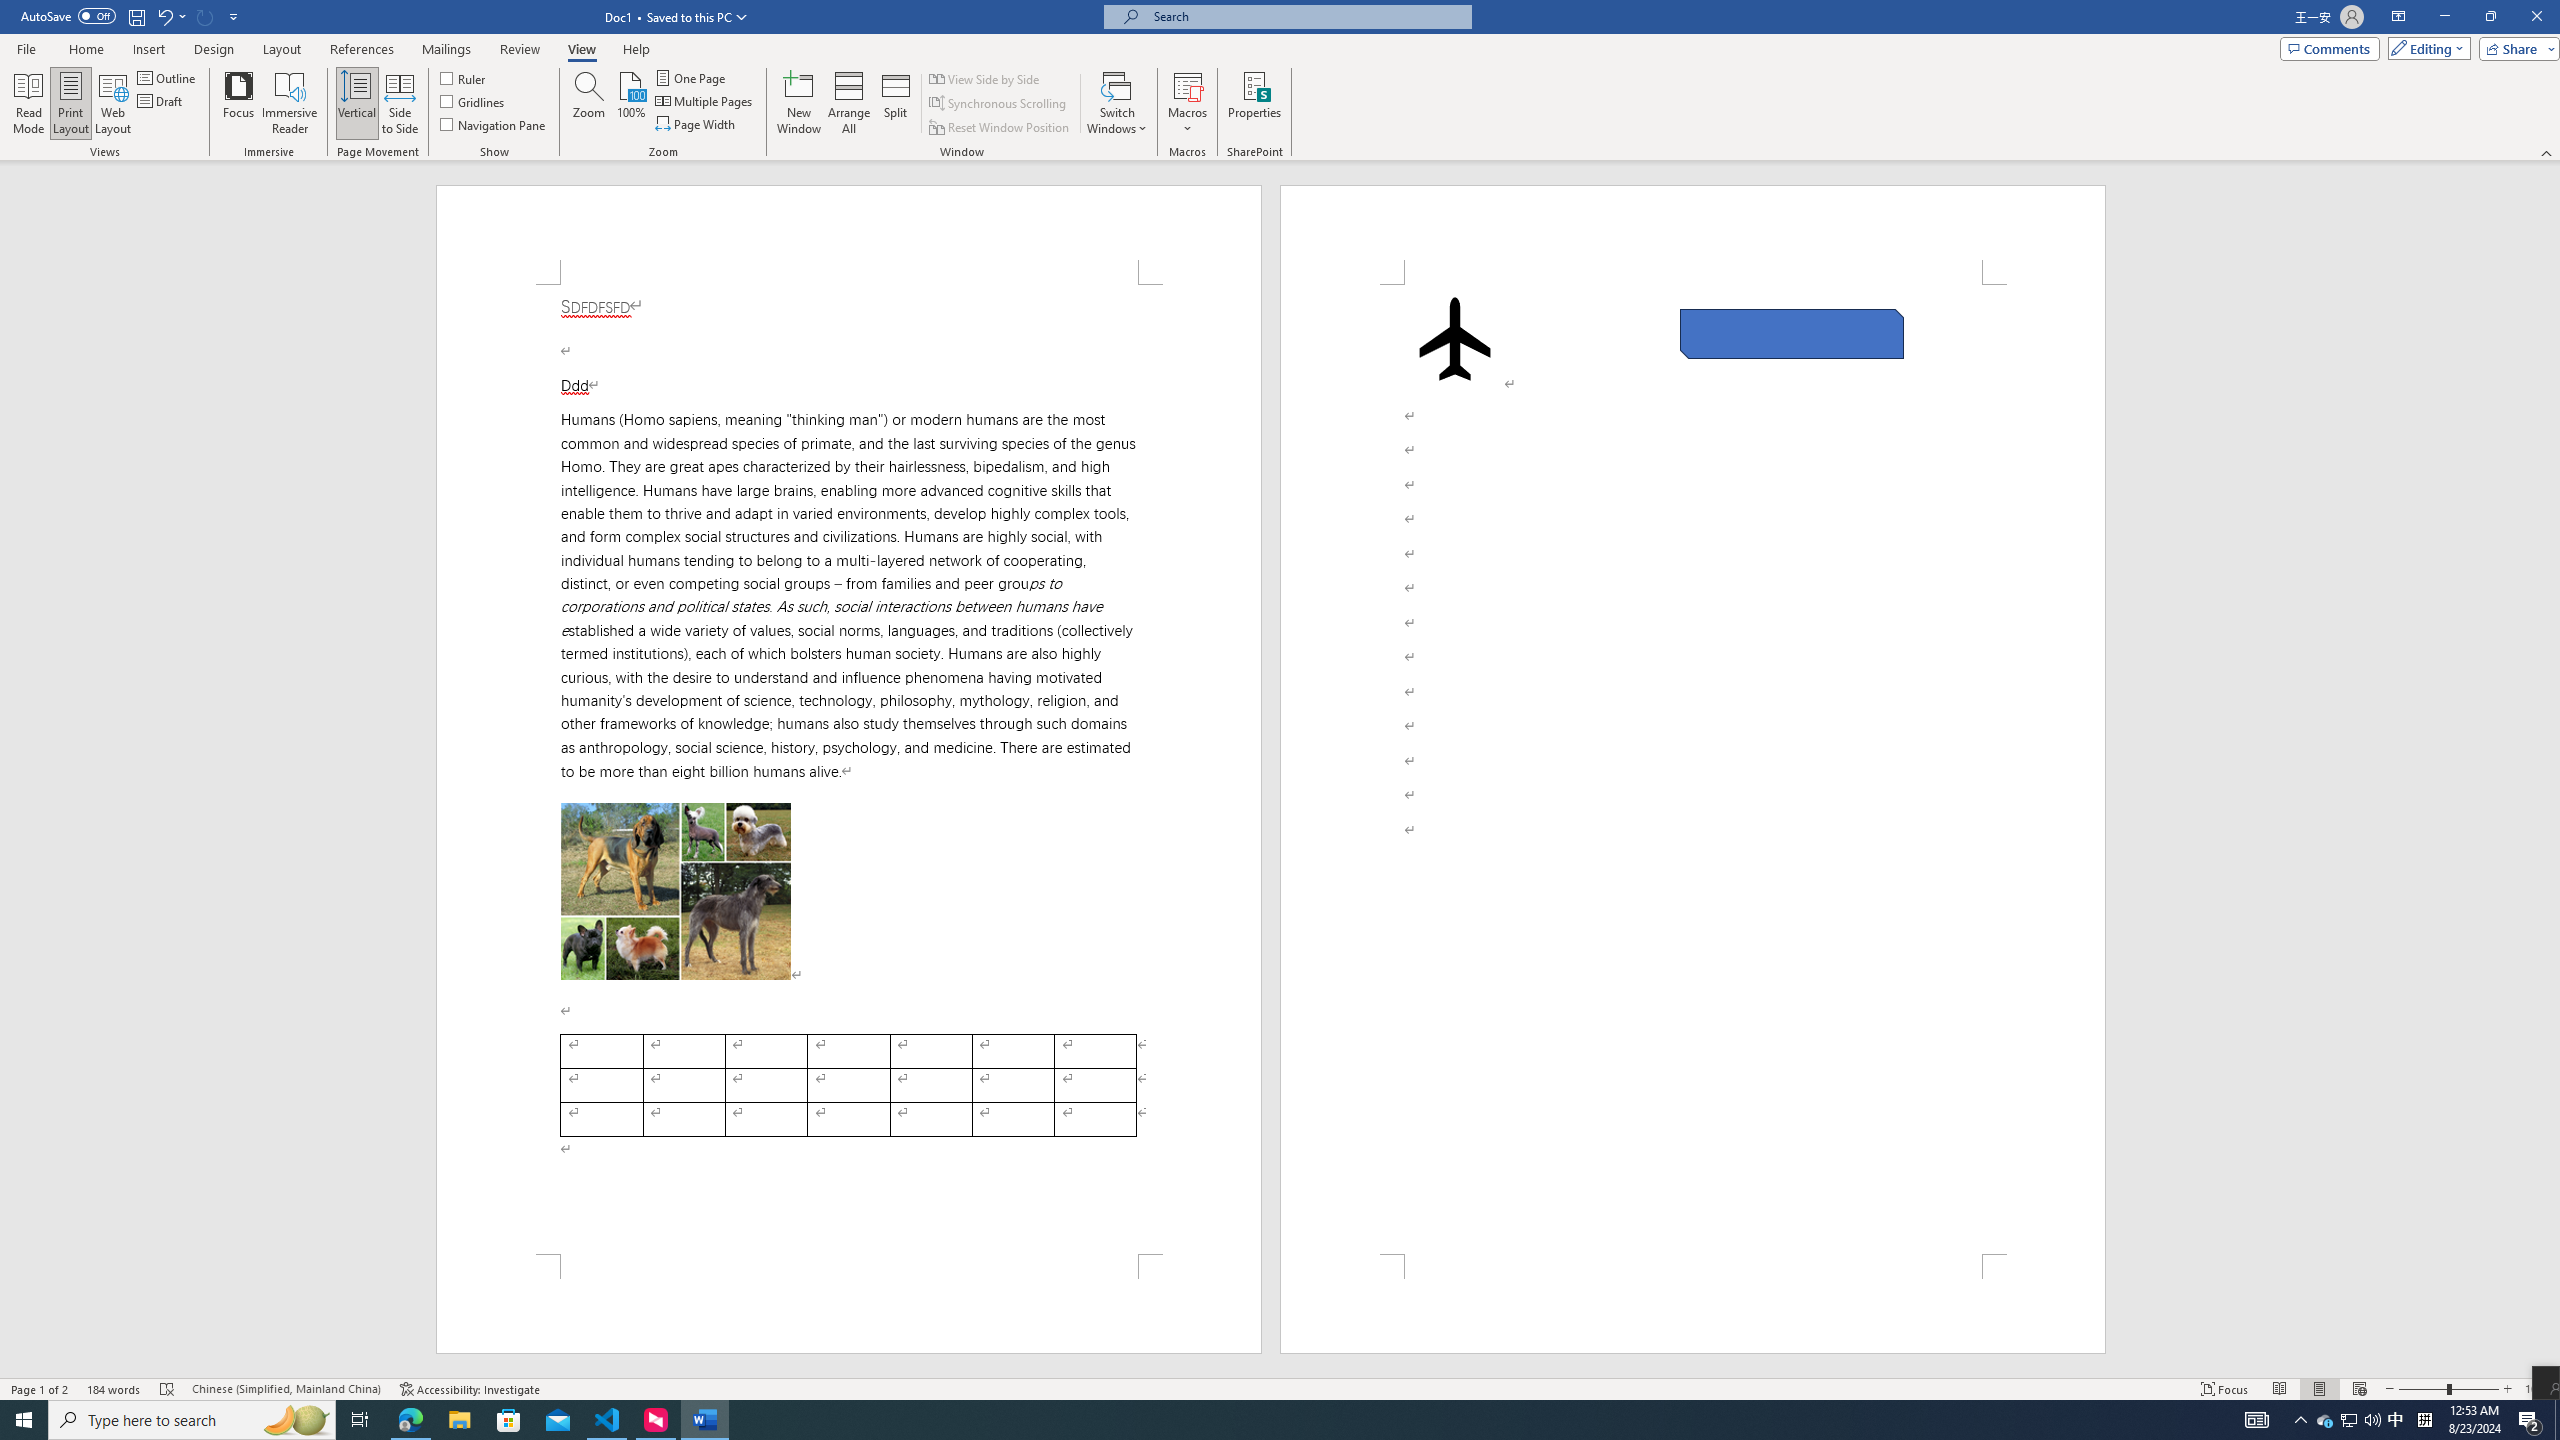 The width and height of the screenshot is (2560, 1440). What do you see at coordinates (2535, 16) in the screenshot?
I see `'Close'` at bounding box center [2535, 16].